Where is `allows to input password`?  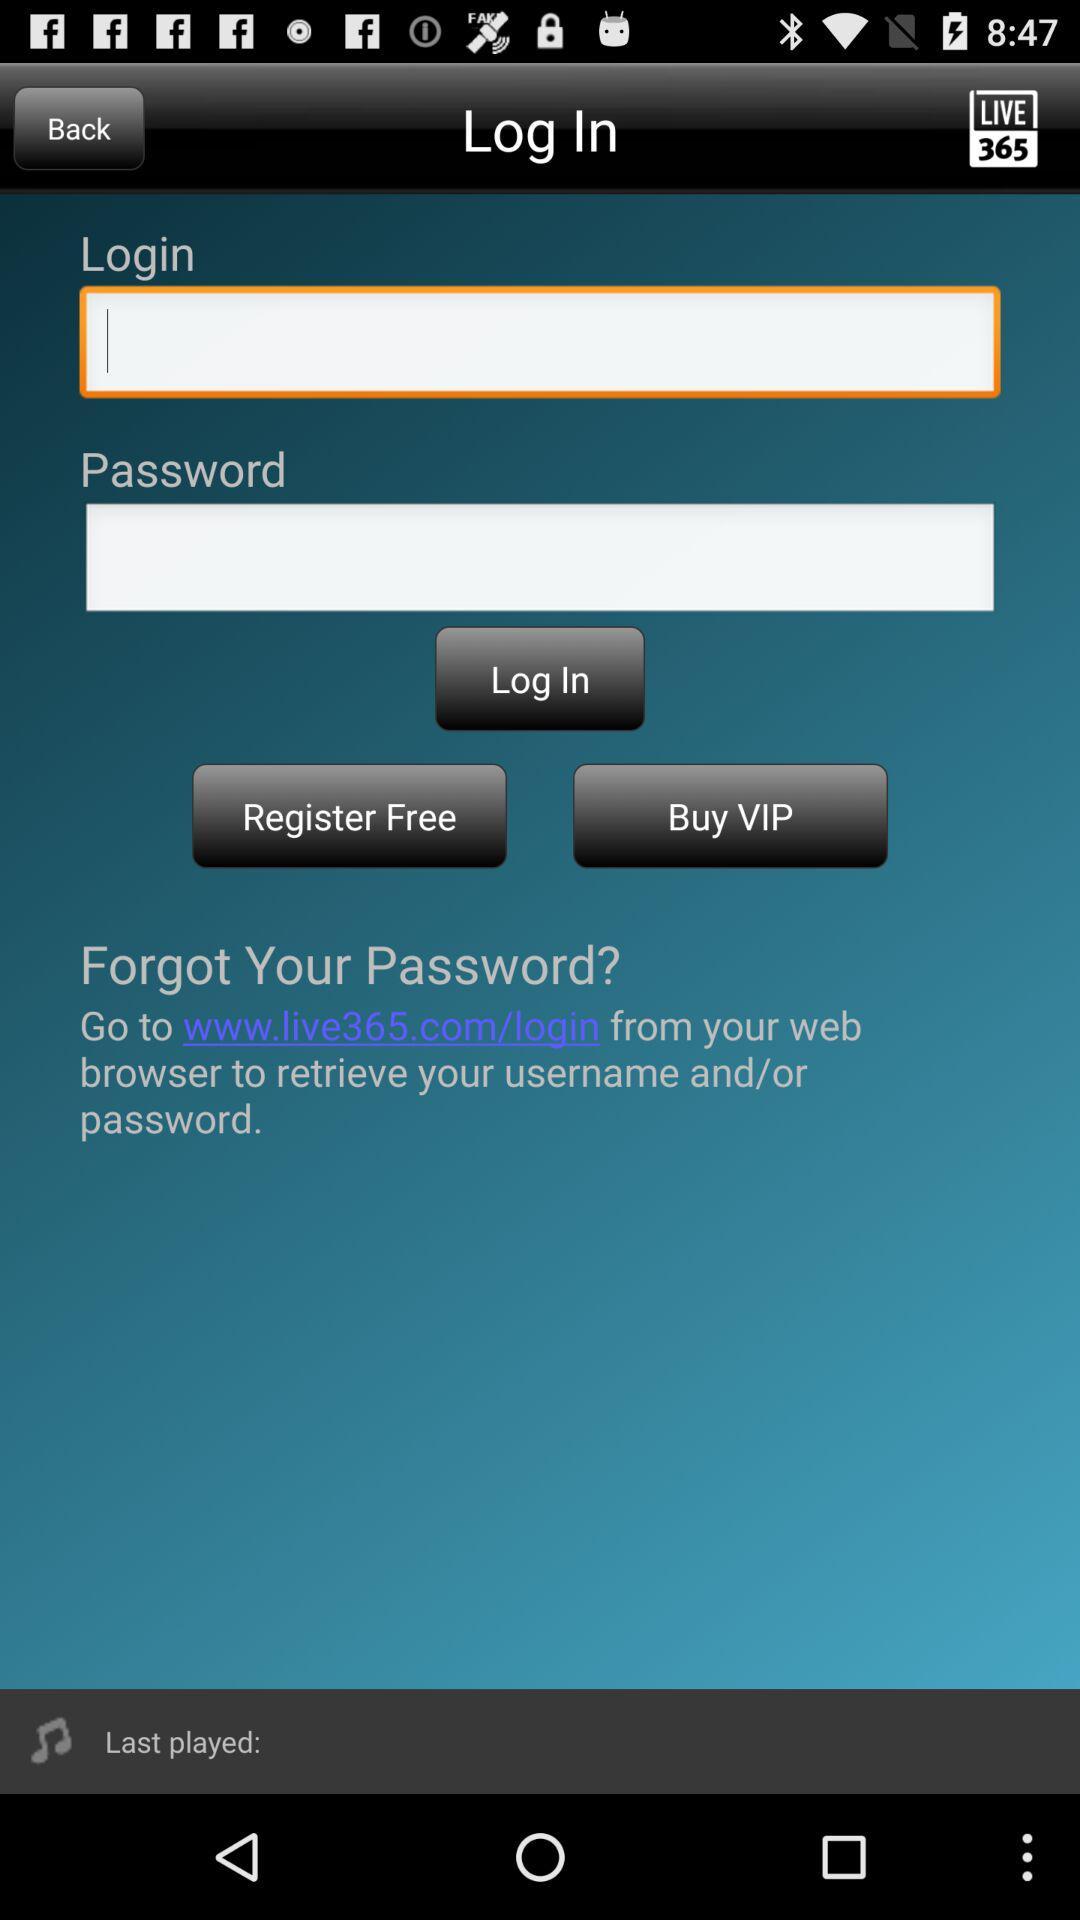
allows to input password is located at coordinates (540, 562).